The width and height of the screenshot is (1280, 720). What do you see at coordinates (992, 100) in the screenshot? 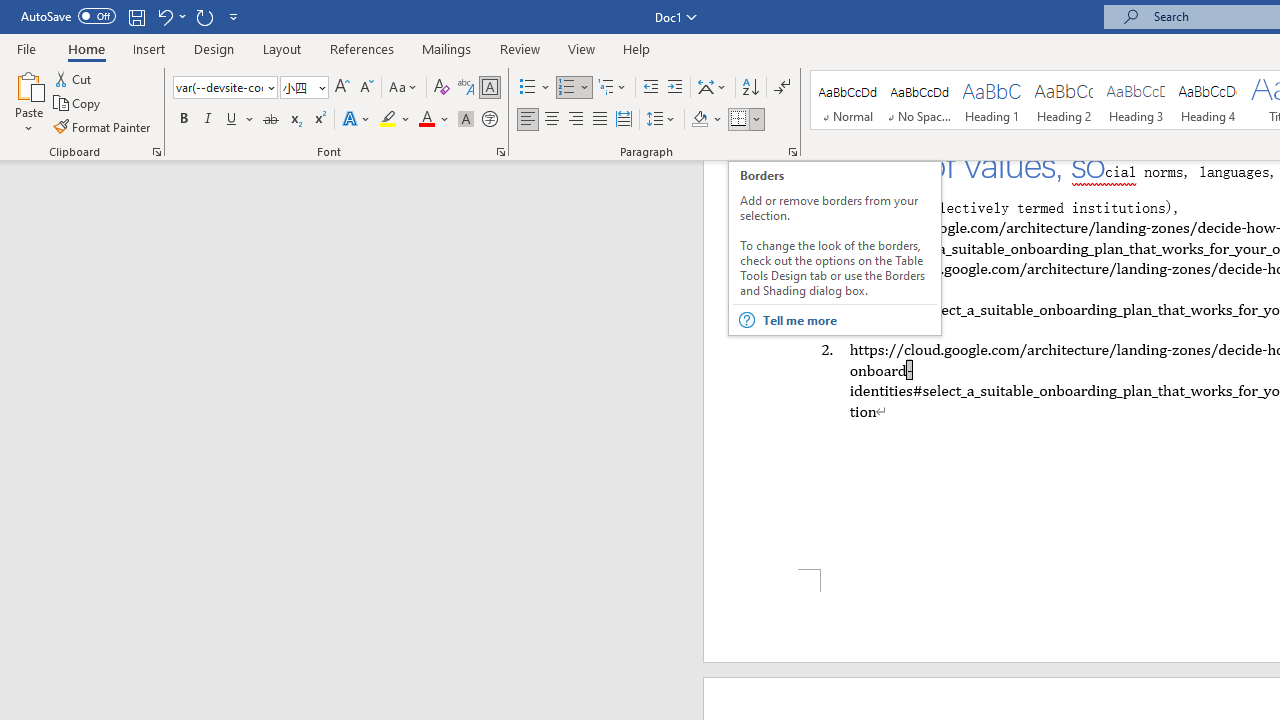
I see `'Heading 1'` at bounding box center [992, 100].